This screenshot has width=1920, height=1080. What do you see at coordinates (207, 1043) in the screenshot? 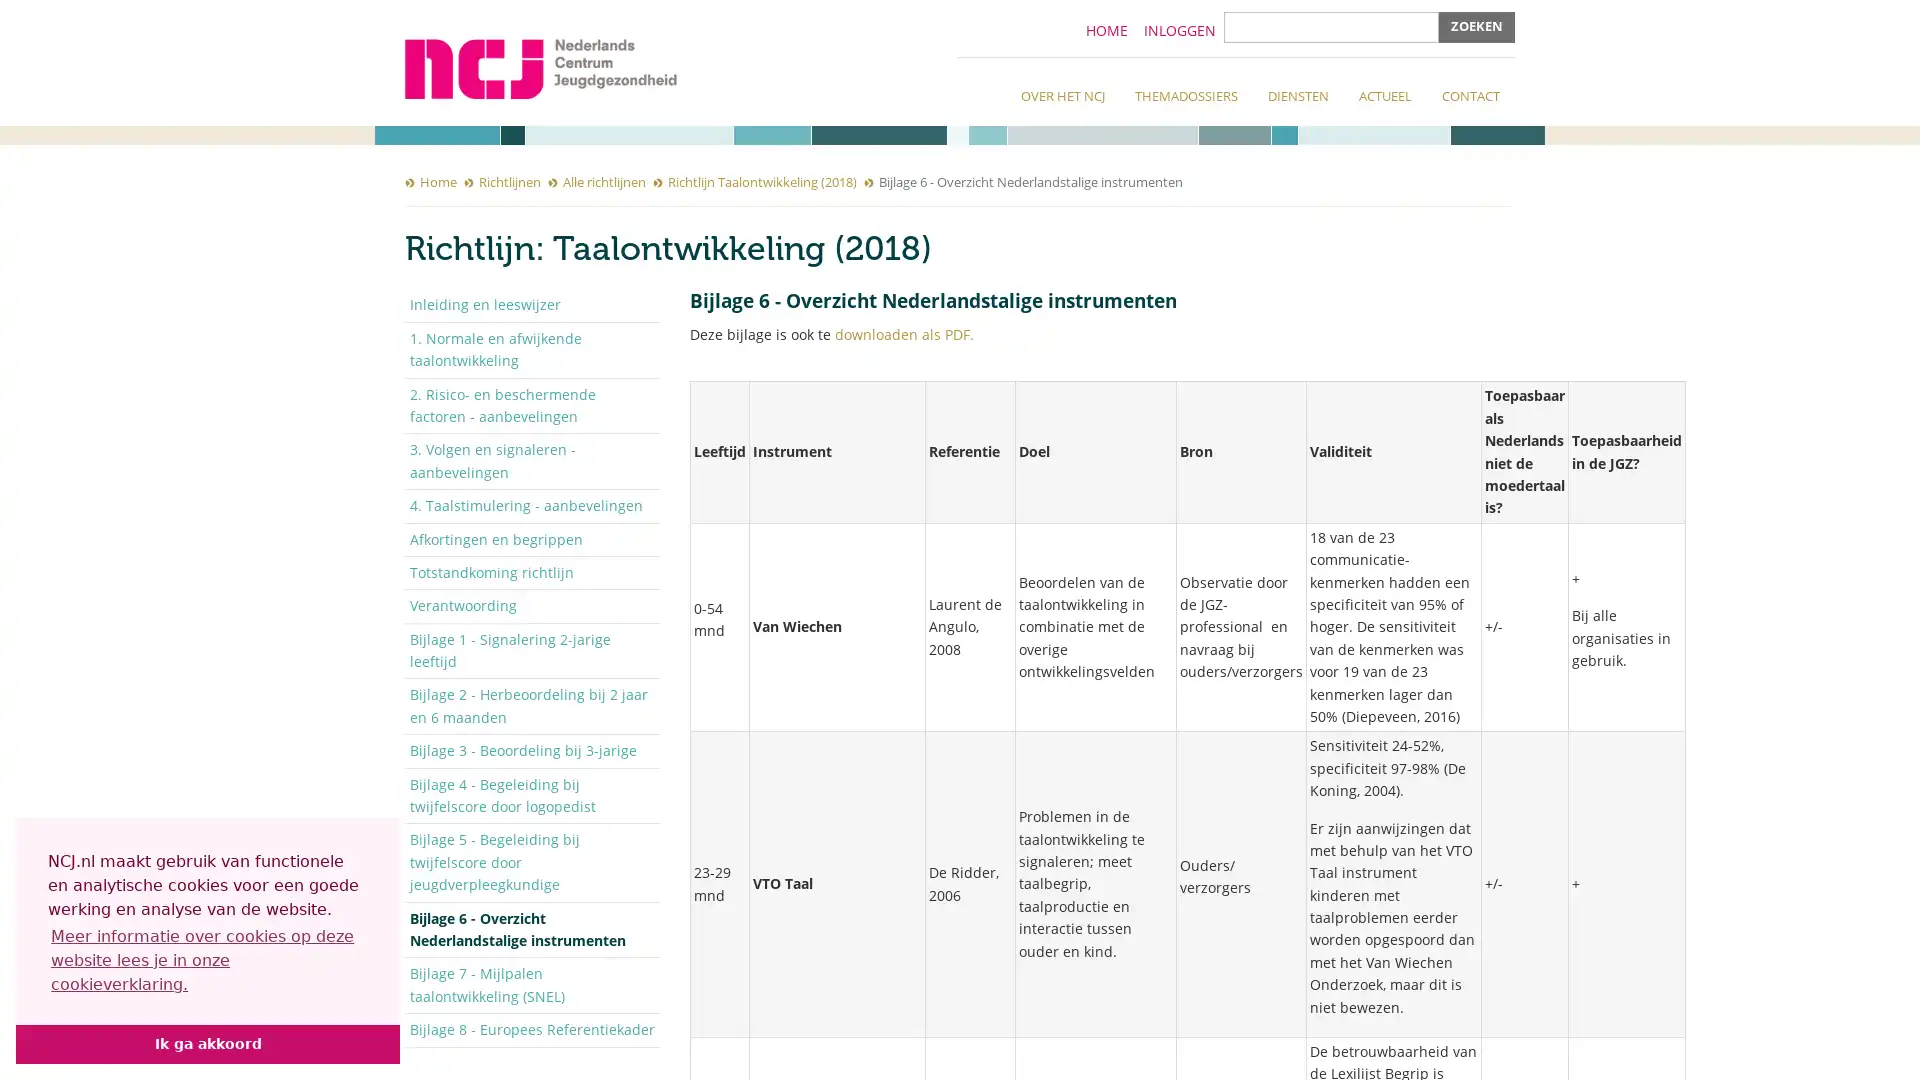
I see `dismiss cookie message` at bounding box center [207, 1043].